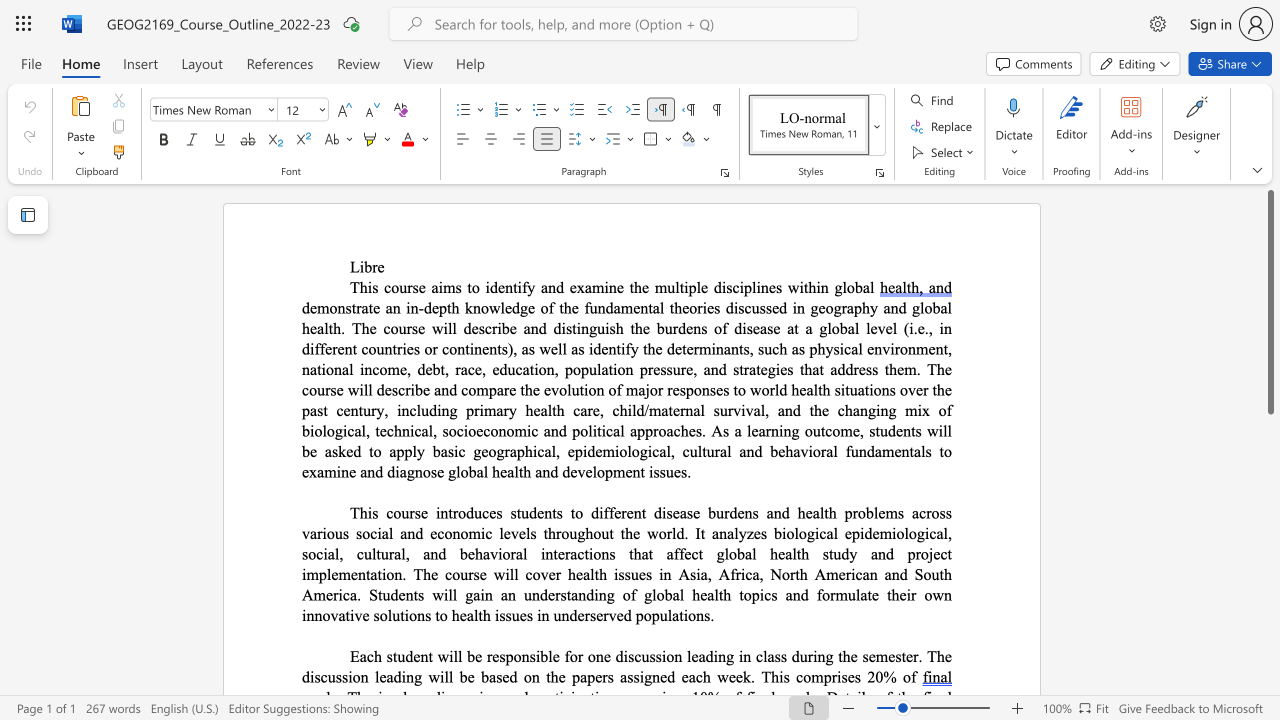  What do you see at coordinates (1269, 670) in the screenshot?
I see `the scrollbar to move the page downward` at bounding box center [1269, 670].